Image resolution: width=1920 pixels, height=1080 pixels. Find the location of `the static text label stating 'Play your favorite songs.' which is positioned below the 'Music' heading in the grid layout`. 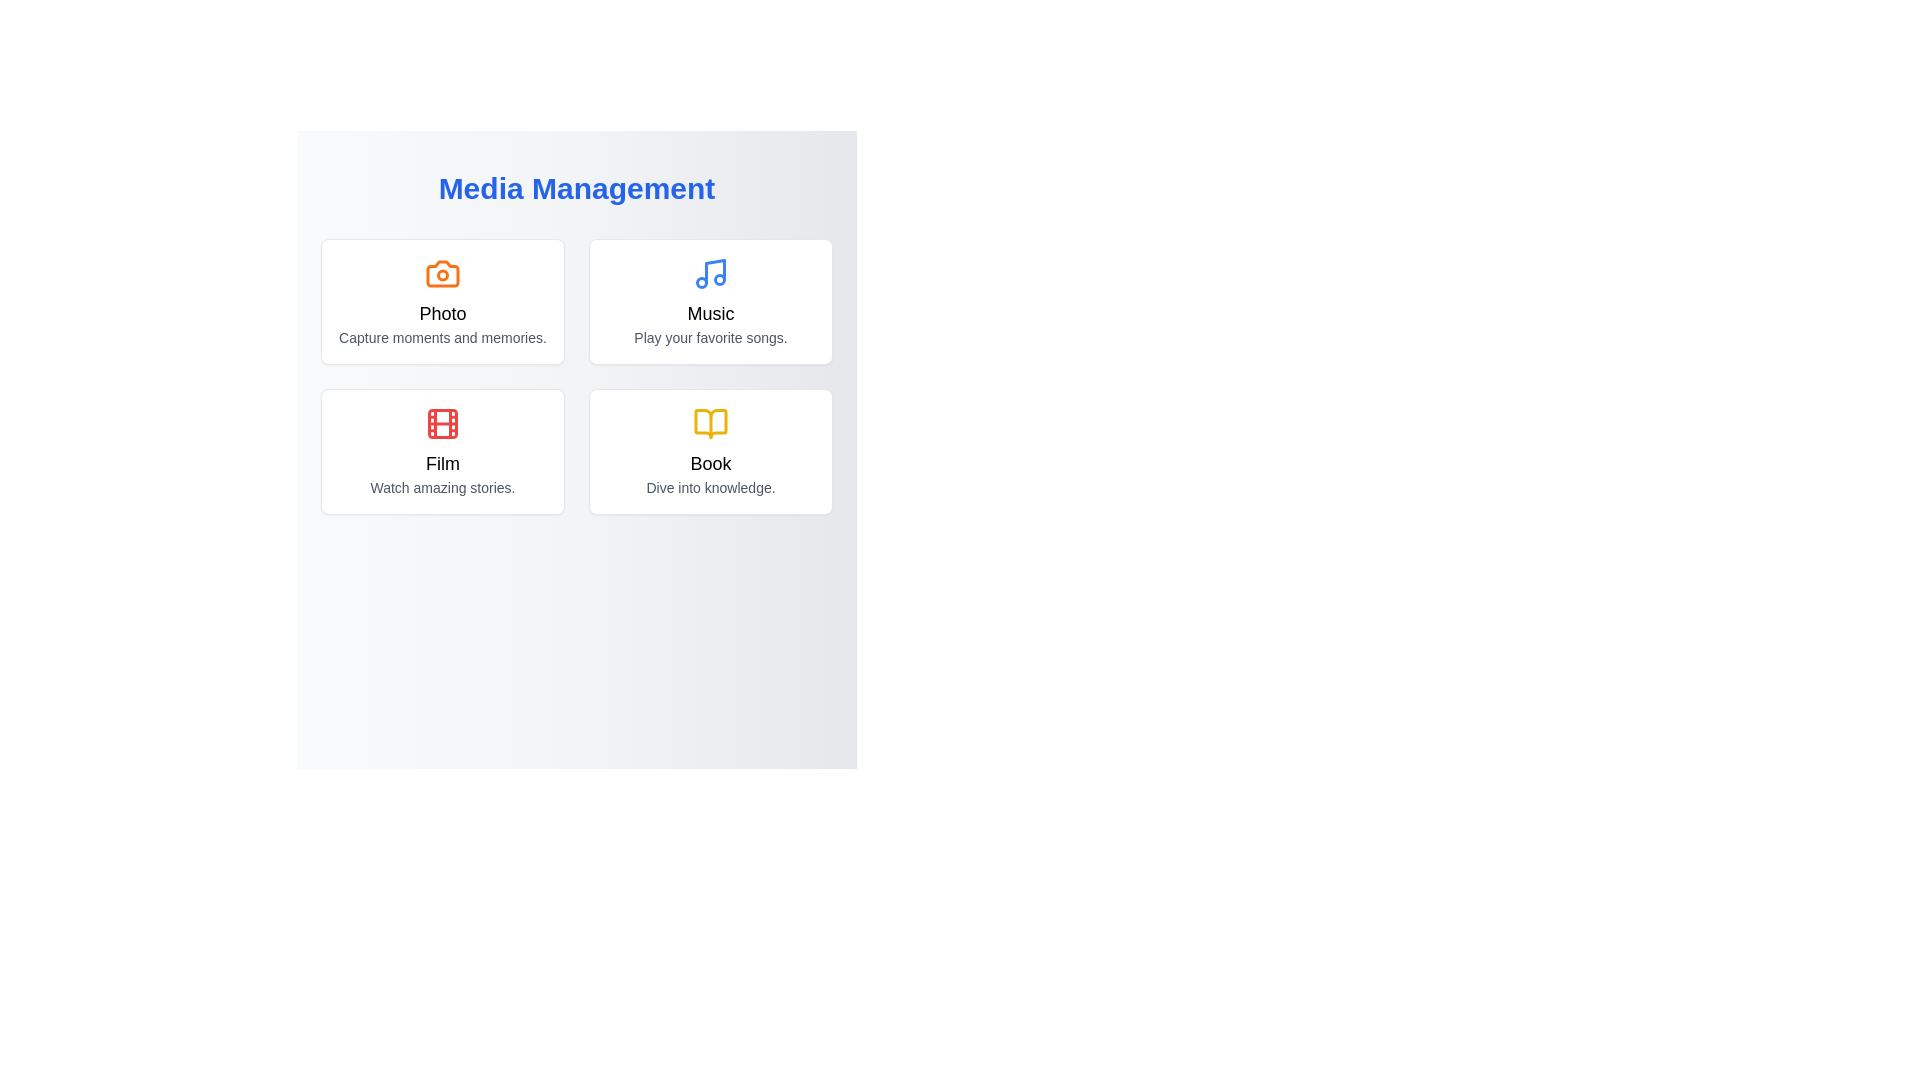

the static text label stating 'Play your favorite songs.' which is positioned below the 'Music' heading in the grid layout is located at coordinates (710, 337).